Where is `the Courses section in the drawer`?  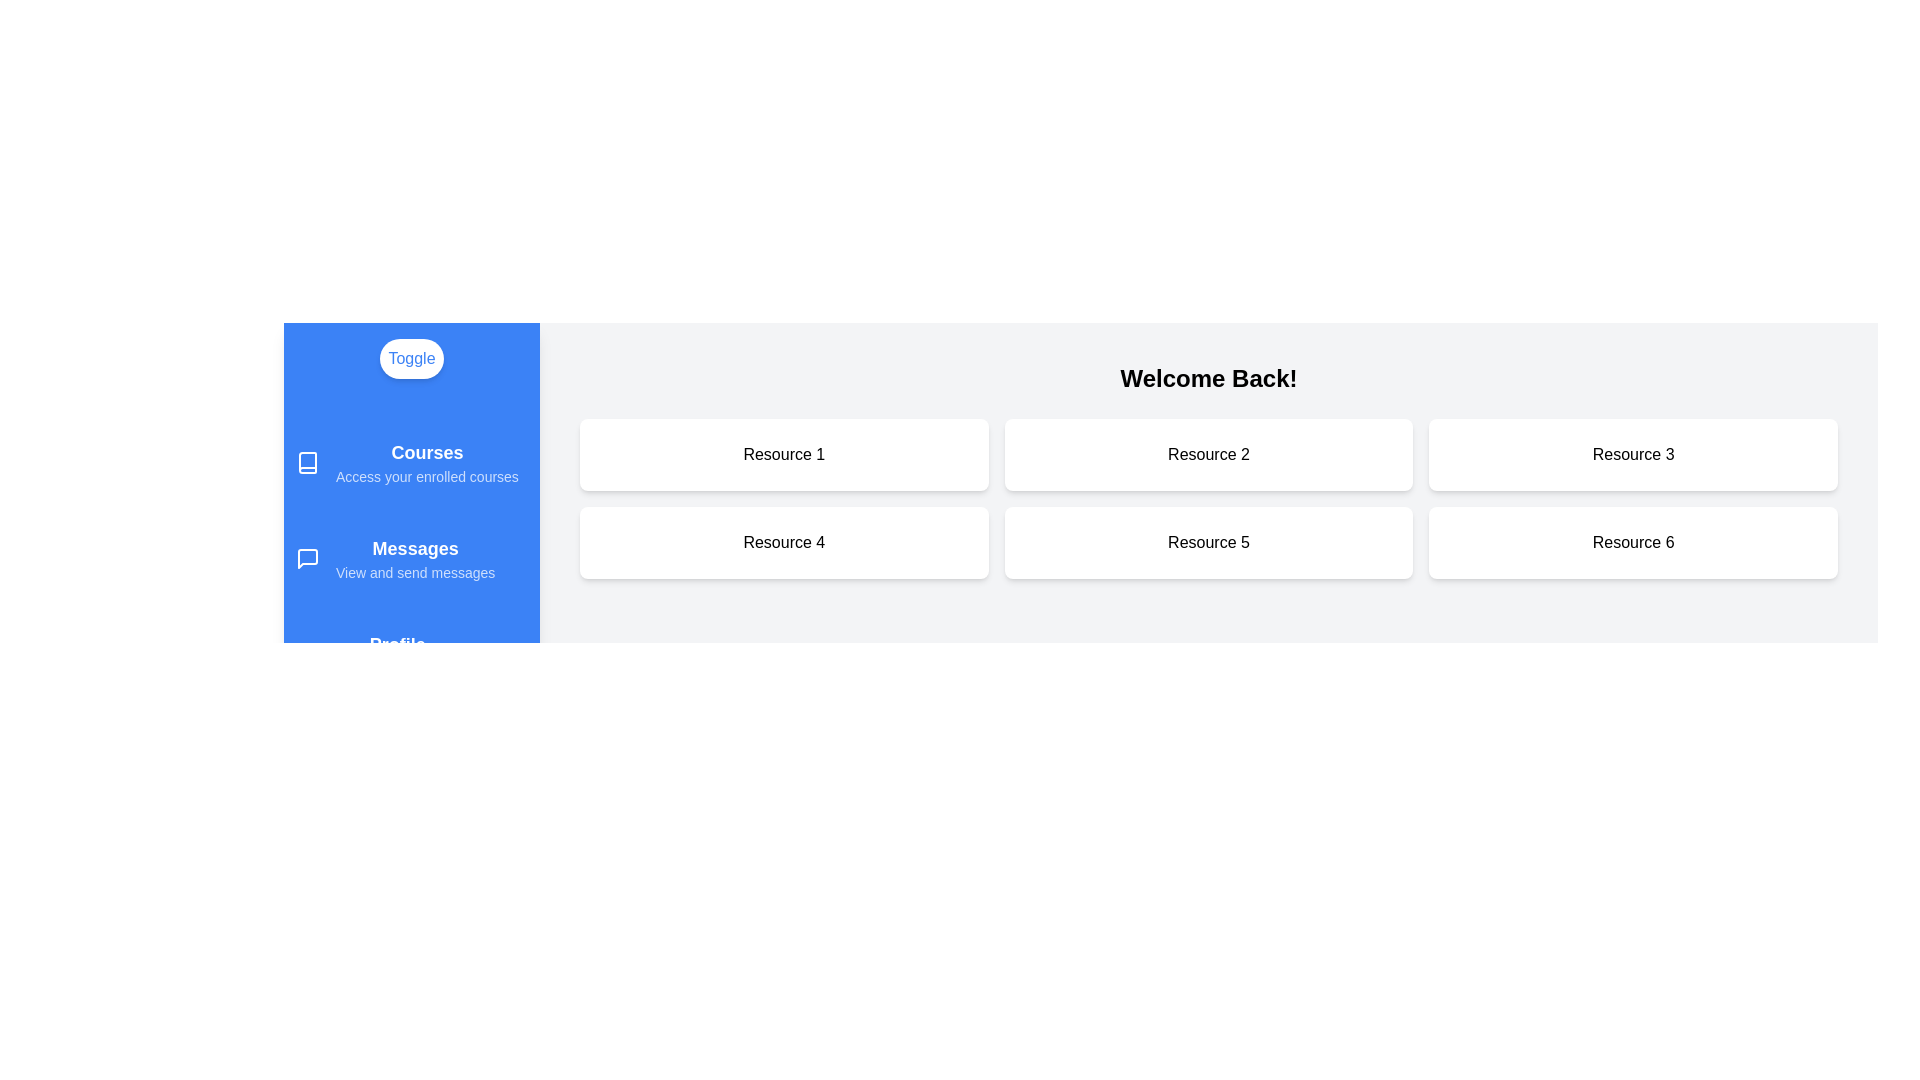
the Courses section in the drawer is located at coordinates (411, 462).